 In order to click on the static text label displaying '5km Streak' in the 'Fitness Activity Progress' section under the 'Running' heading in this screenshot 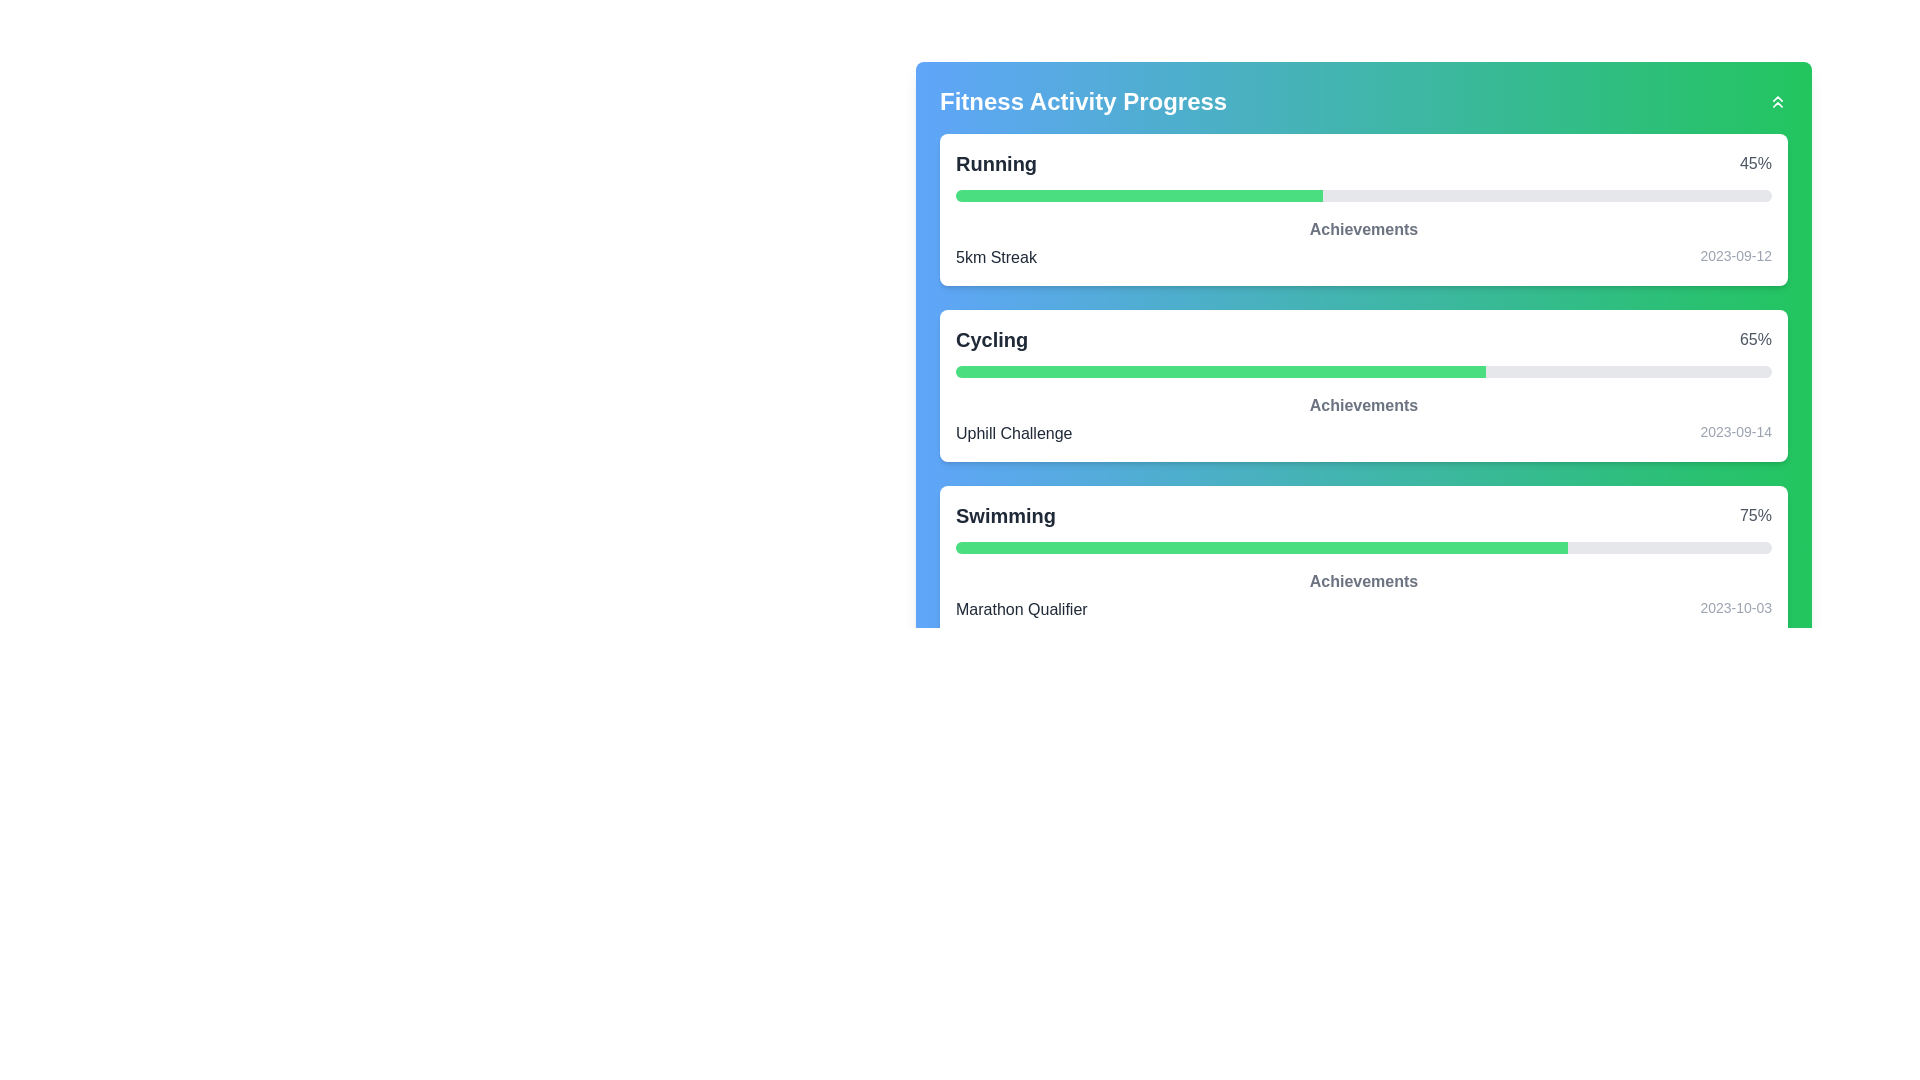, I will do `click(996, 257)`.